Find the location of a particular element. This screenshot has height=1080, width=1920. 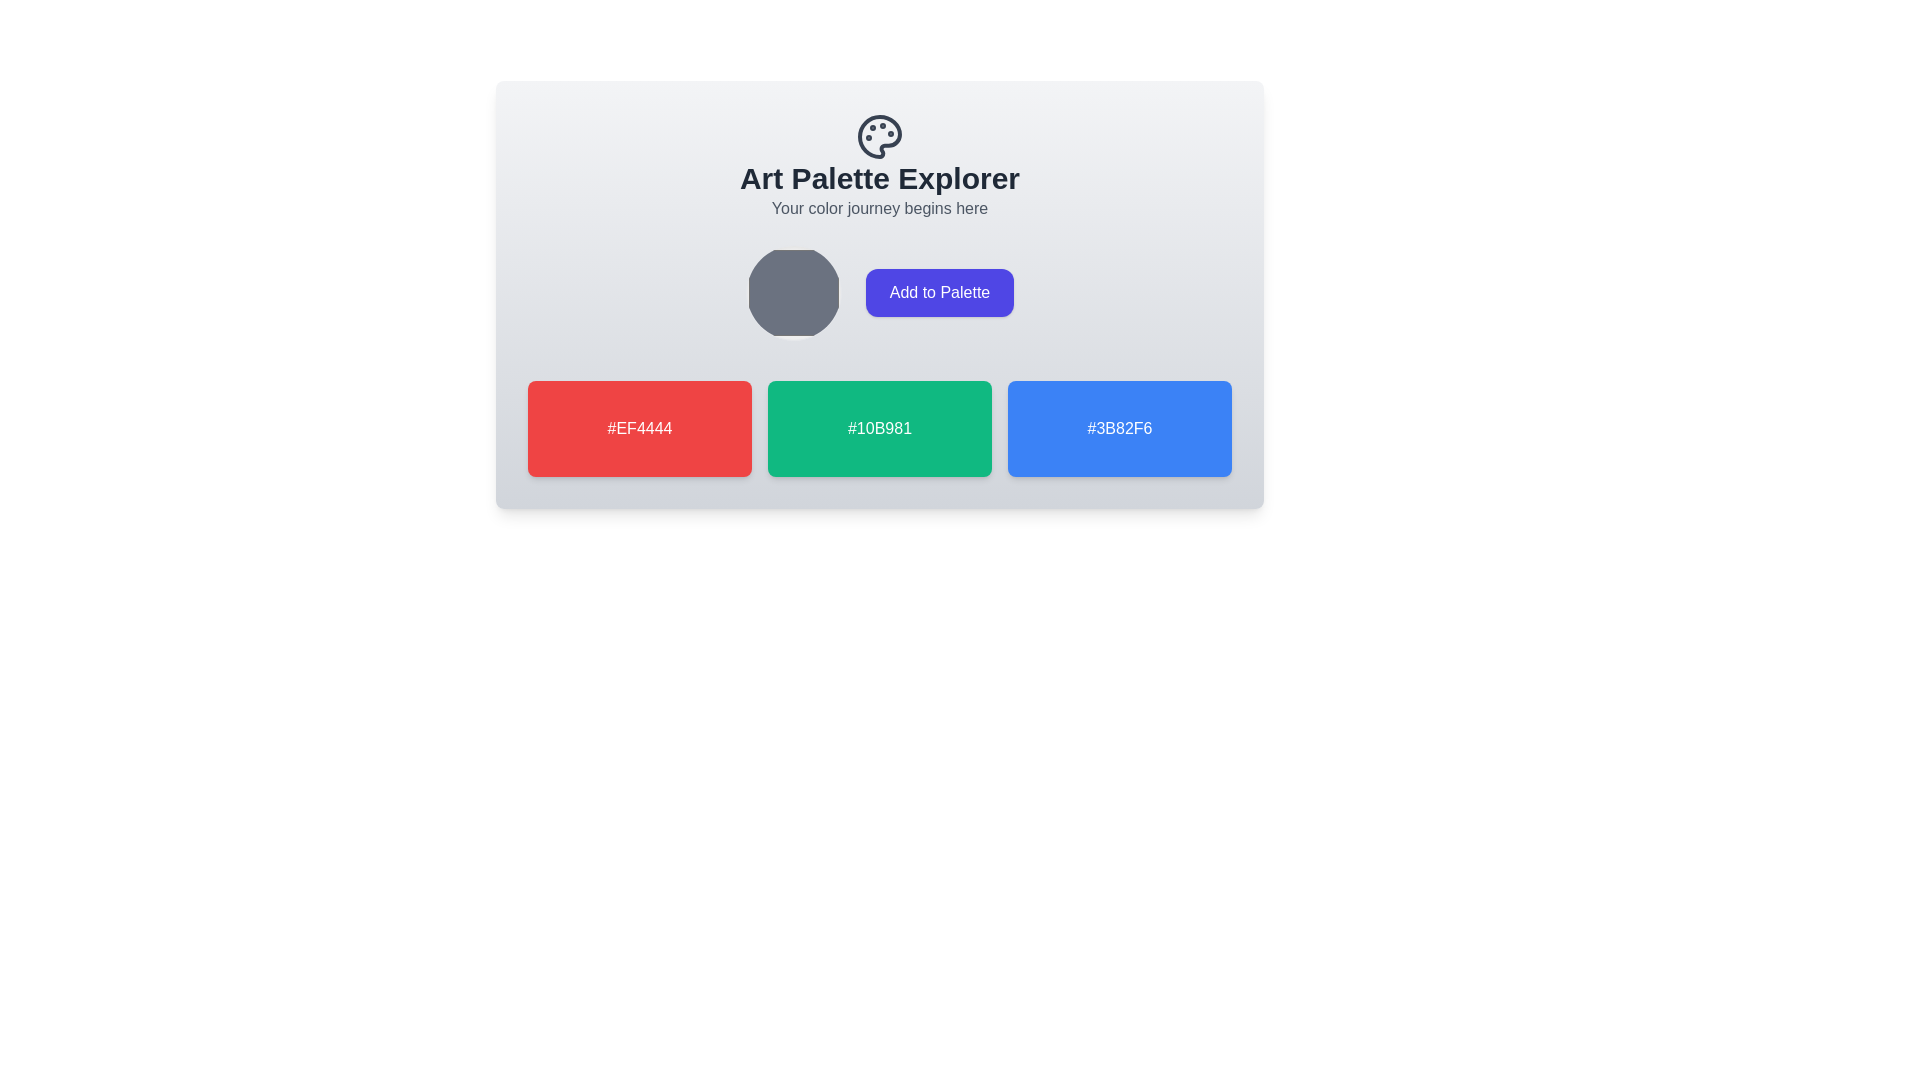

the Static Color Display Block with a vibrant red background and the HEX code '#EF4444', which is the first element in a row of three similar components is located at coordinates (638, 427).